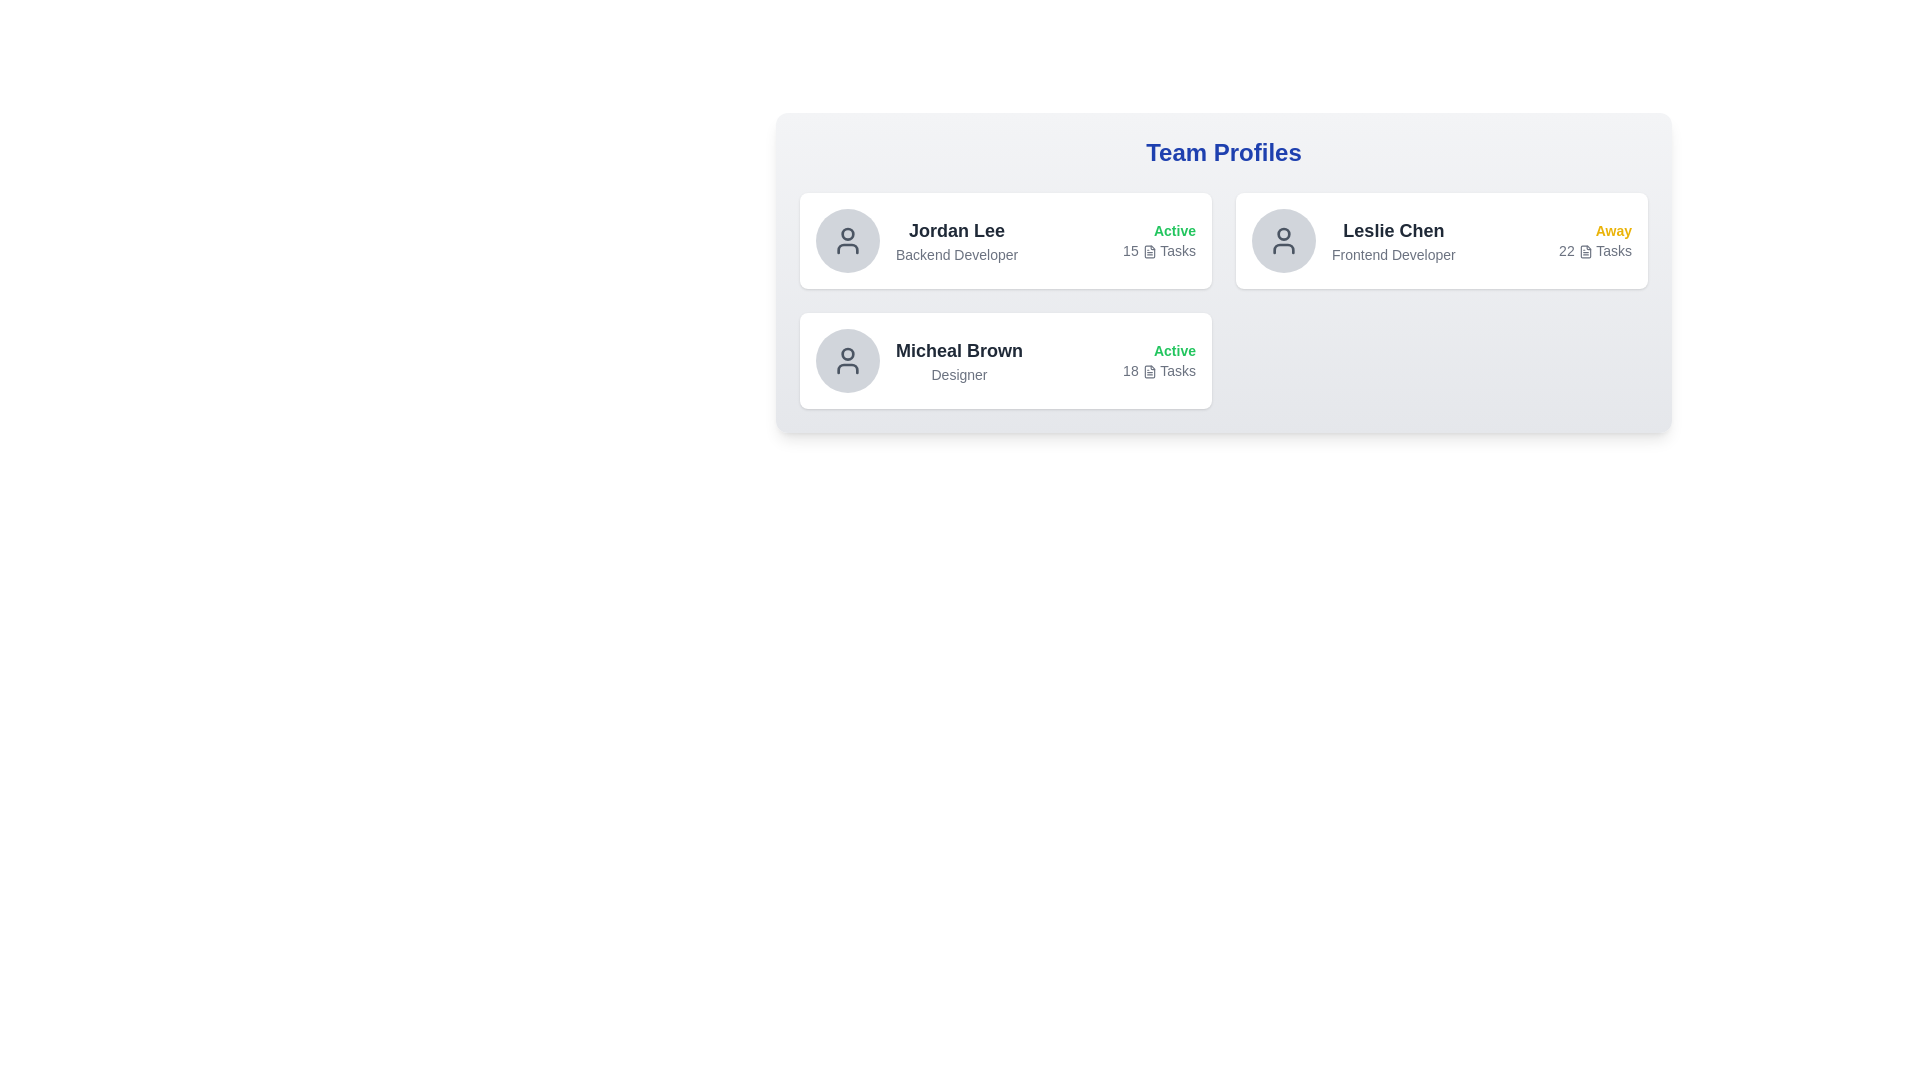  What do you see at coordinates (1542, 239) in the screenshot?
I see `the Status and Task Information Display showing 'Away' and '22 Tasks' for the profile of 'Leslie Chen, Frontend Developer'` at bounding box center [1542, 239].